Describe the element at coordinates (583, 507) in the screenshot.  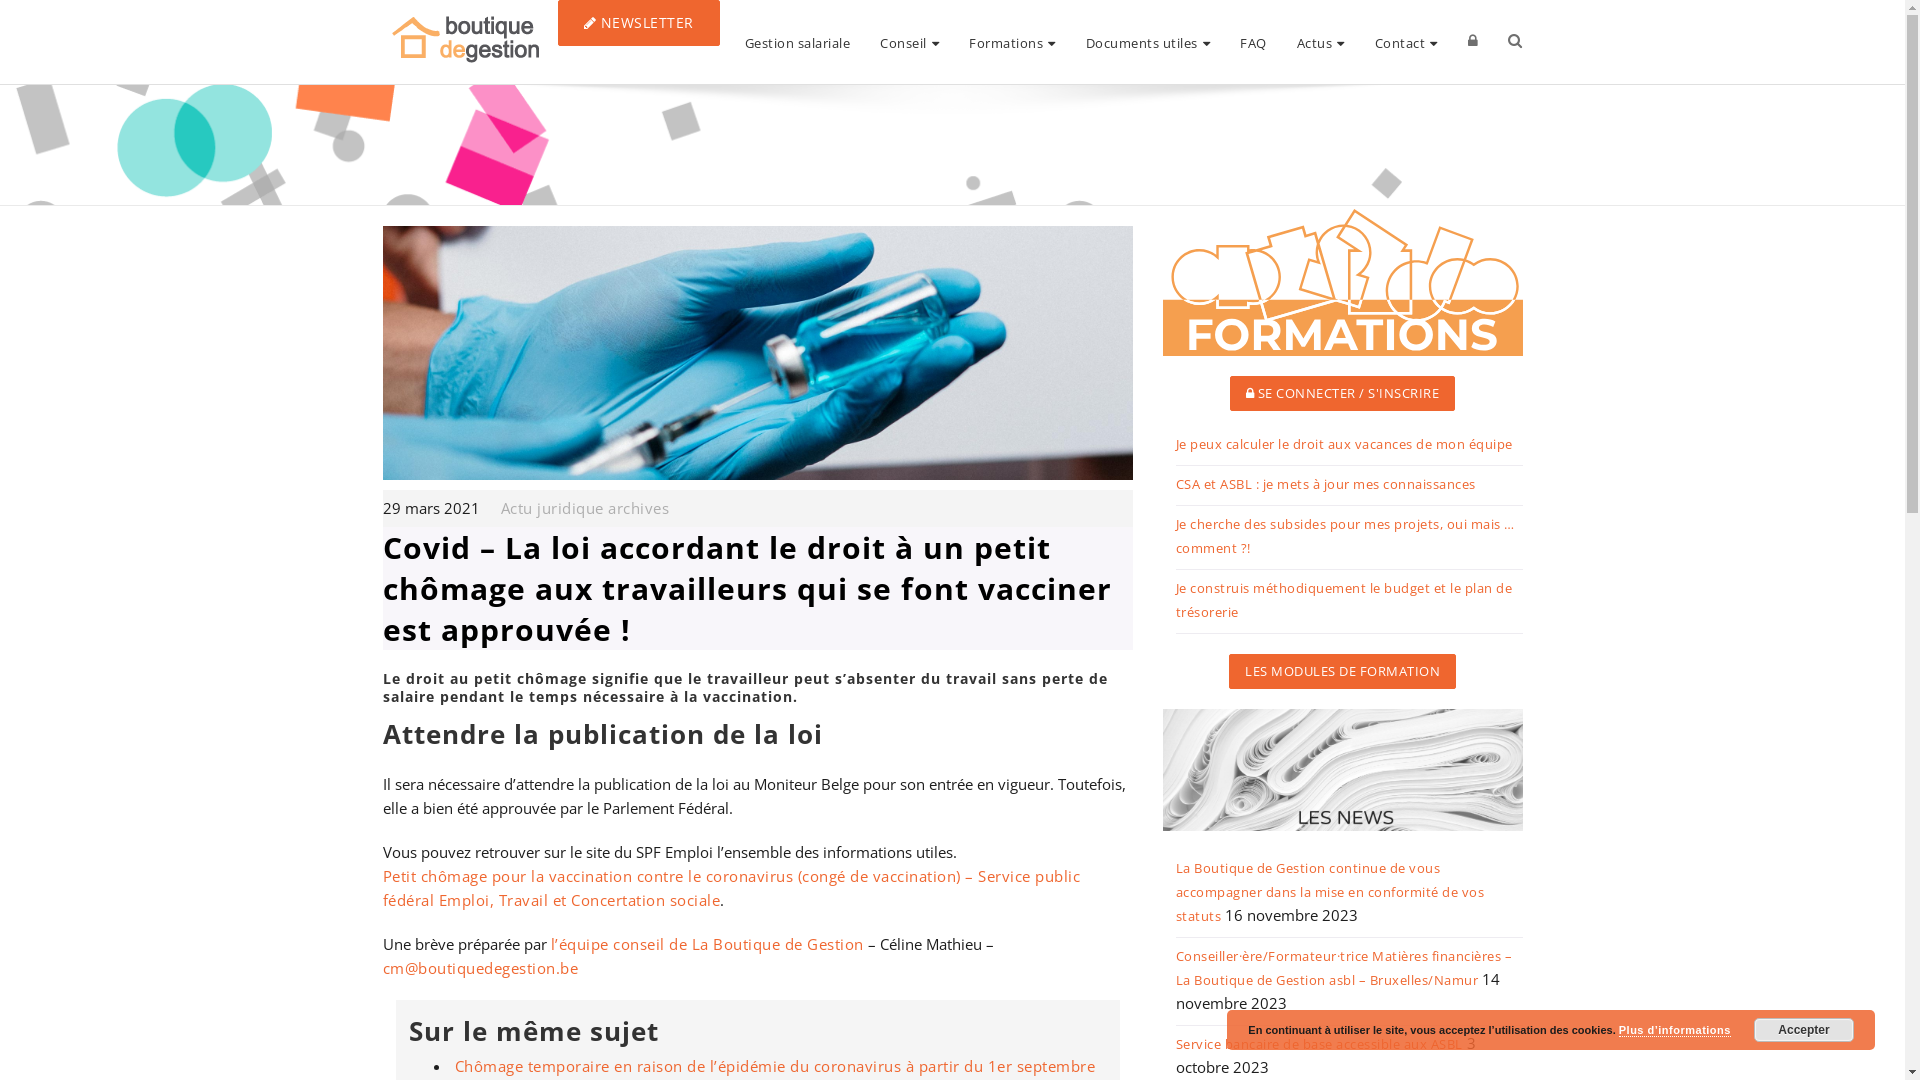
I see `'Actu juridique archives'` at that location.